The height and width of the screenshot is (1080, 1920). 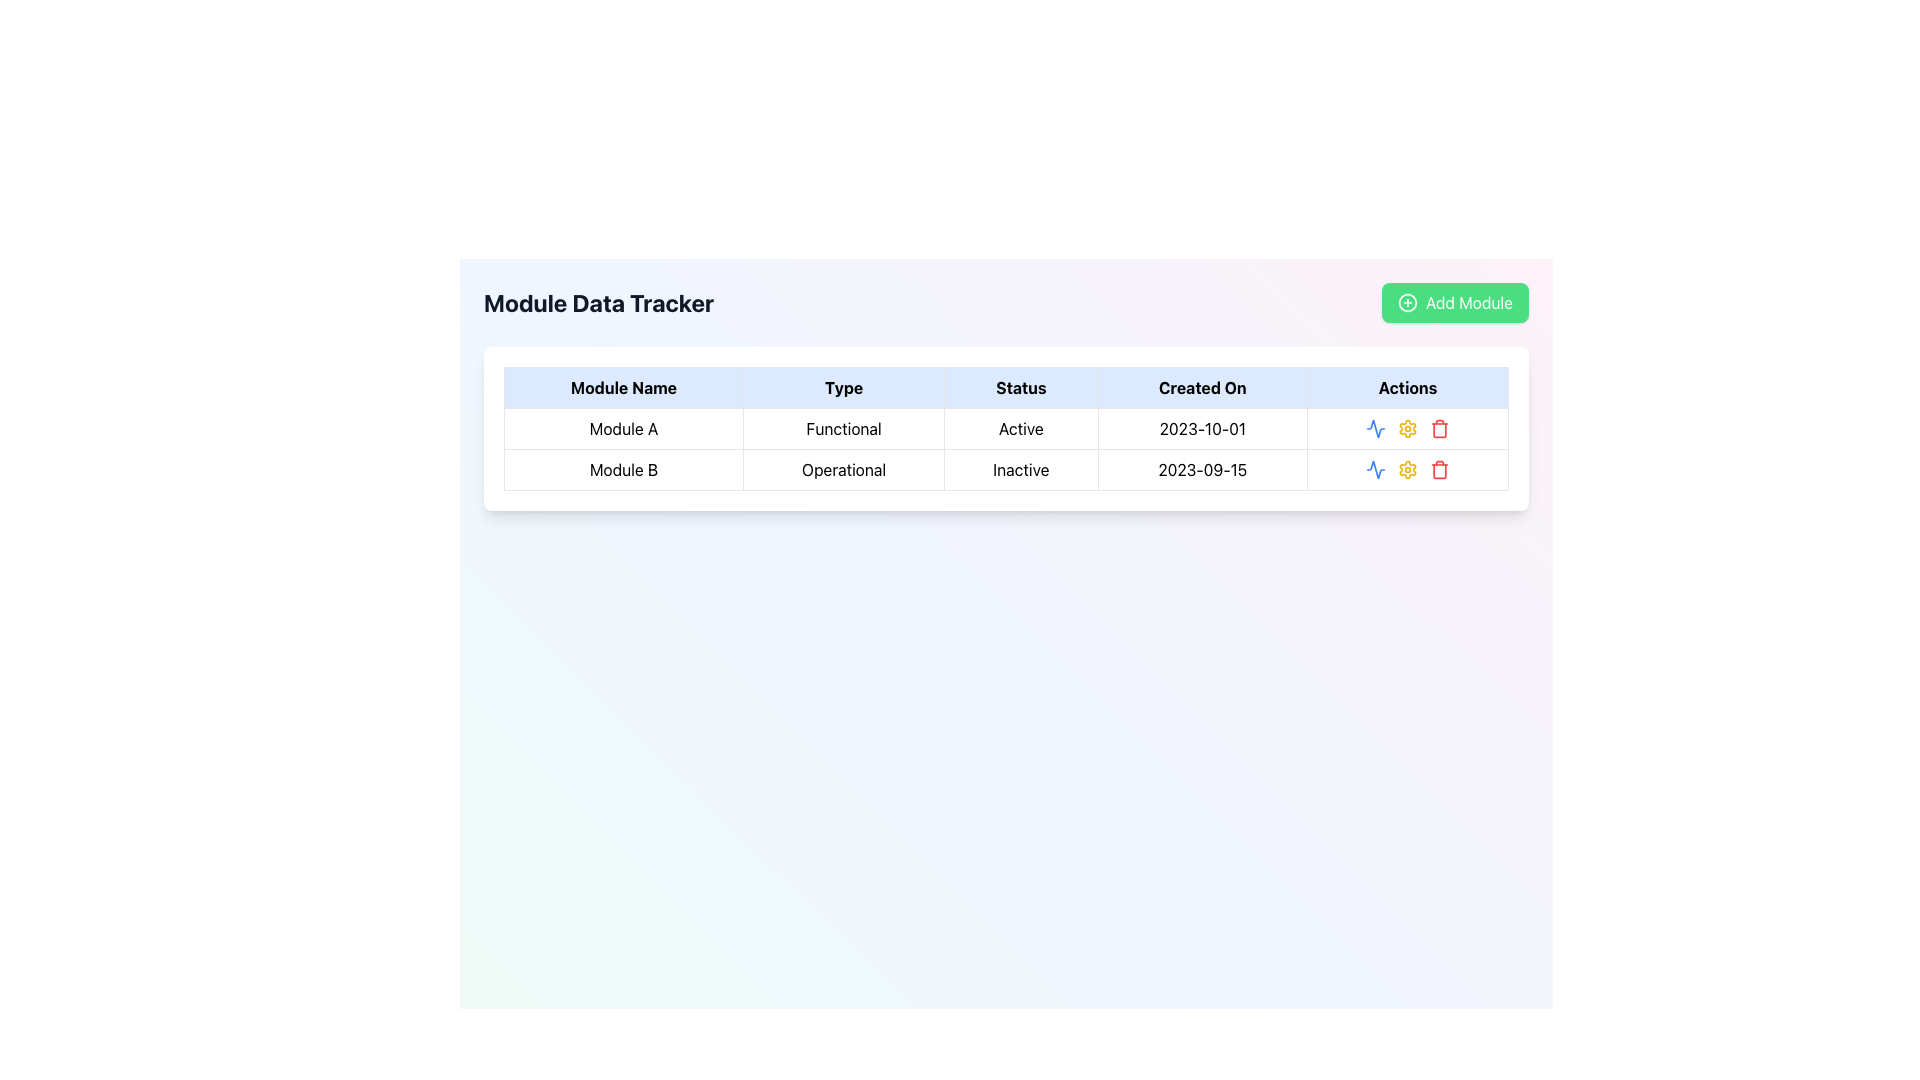 I want to click on the header cell labeled 'Type' in the table, which has a light blue background and black bold text, located between 'Module Name' and 'Status', so click(x=844, y=388).